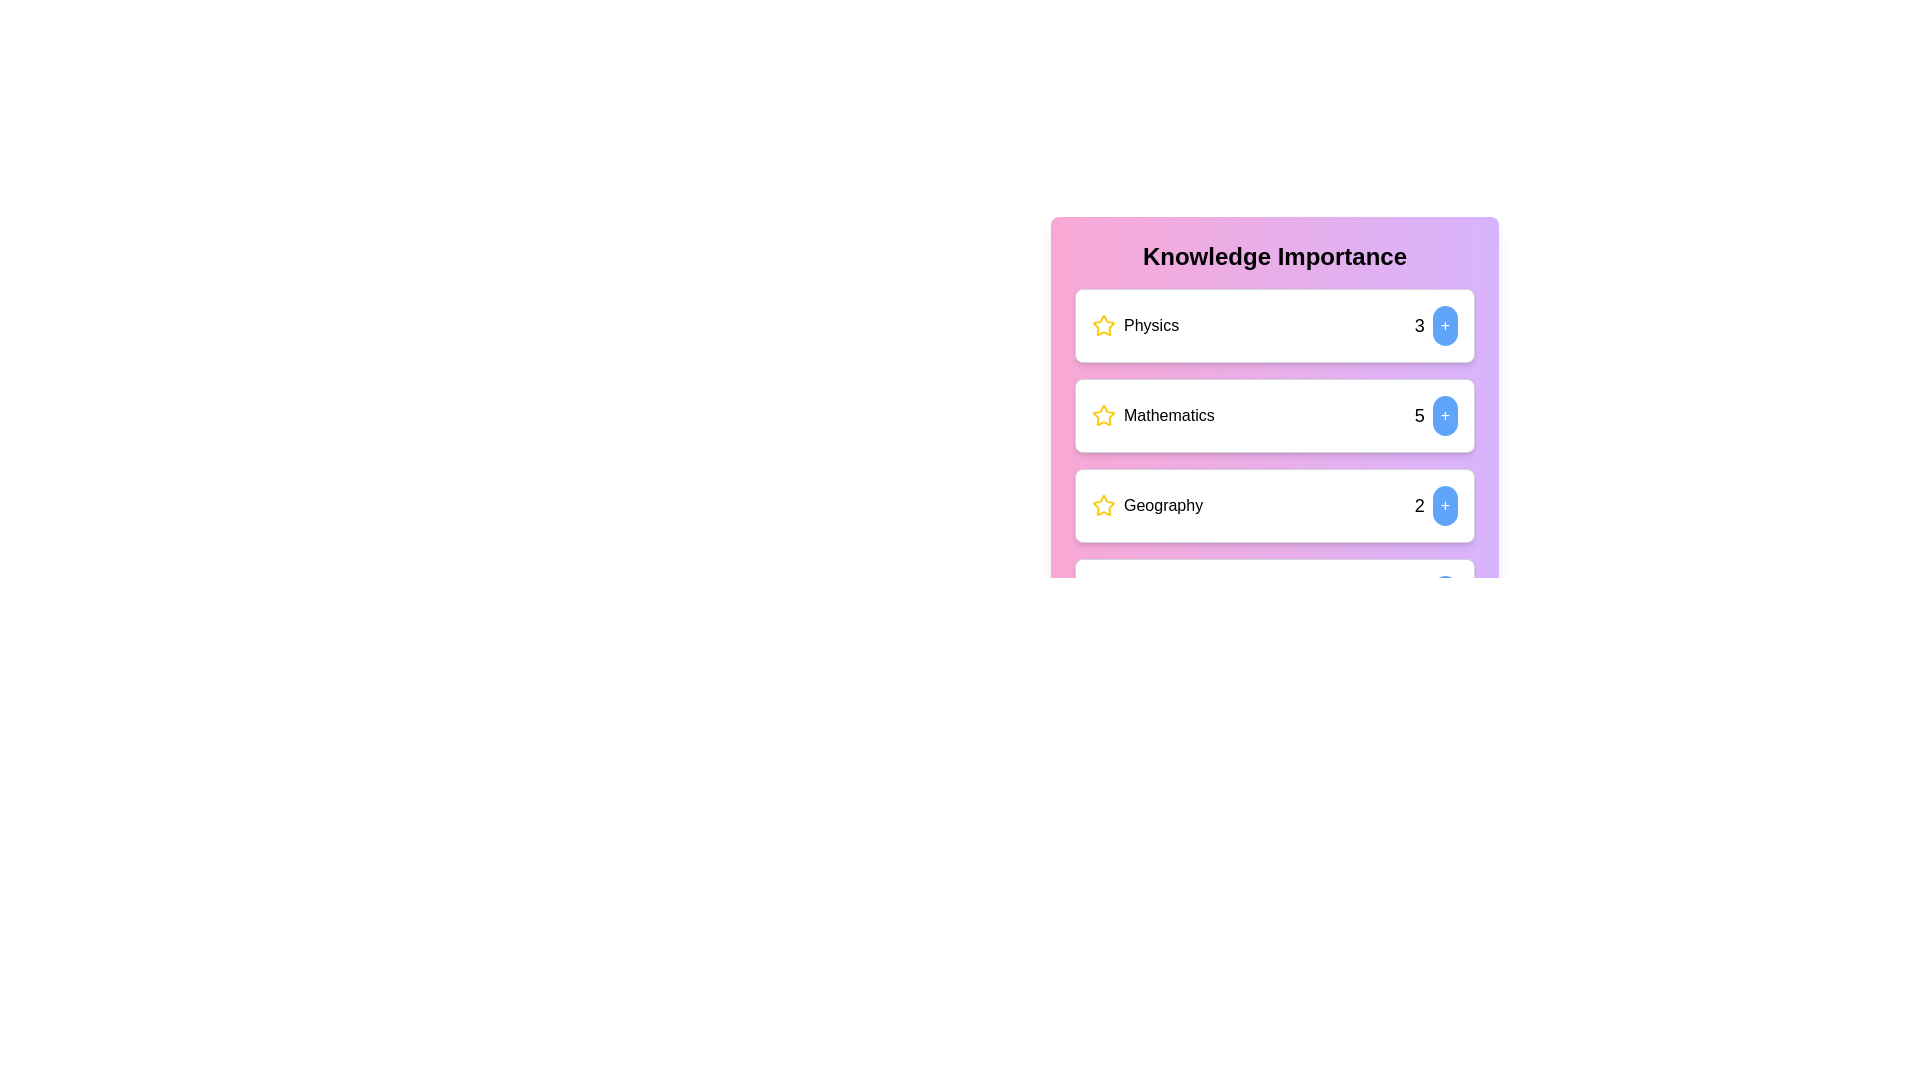 The width and height of the screenshot is (1920, 1080). I want to click on '+' button for the Geography knowledge area, so click(1445, 504).